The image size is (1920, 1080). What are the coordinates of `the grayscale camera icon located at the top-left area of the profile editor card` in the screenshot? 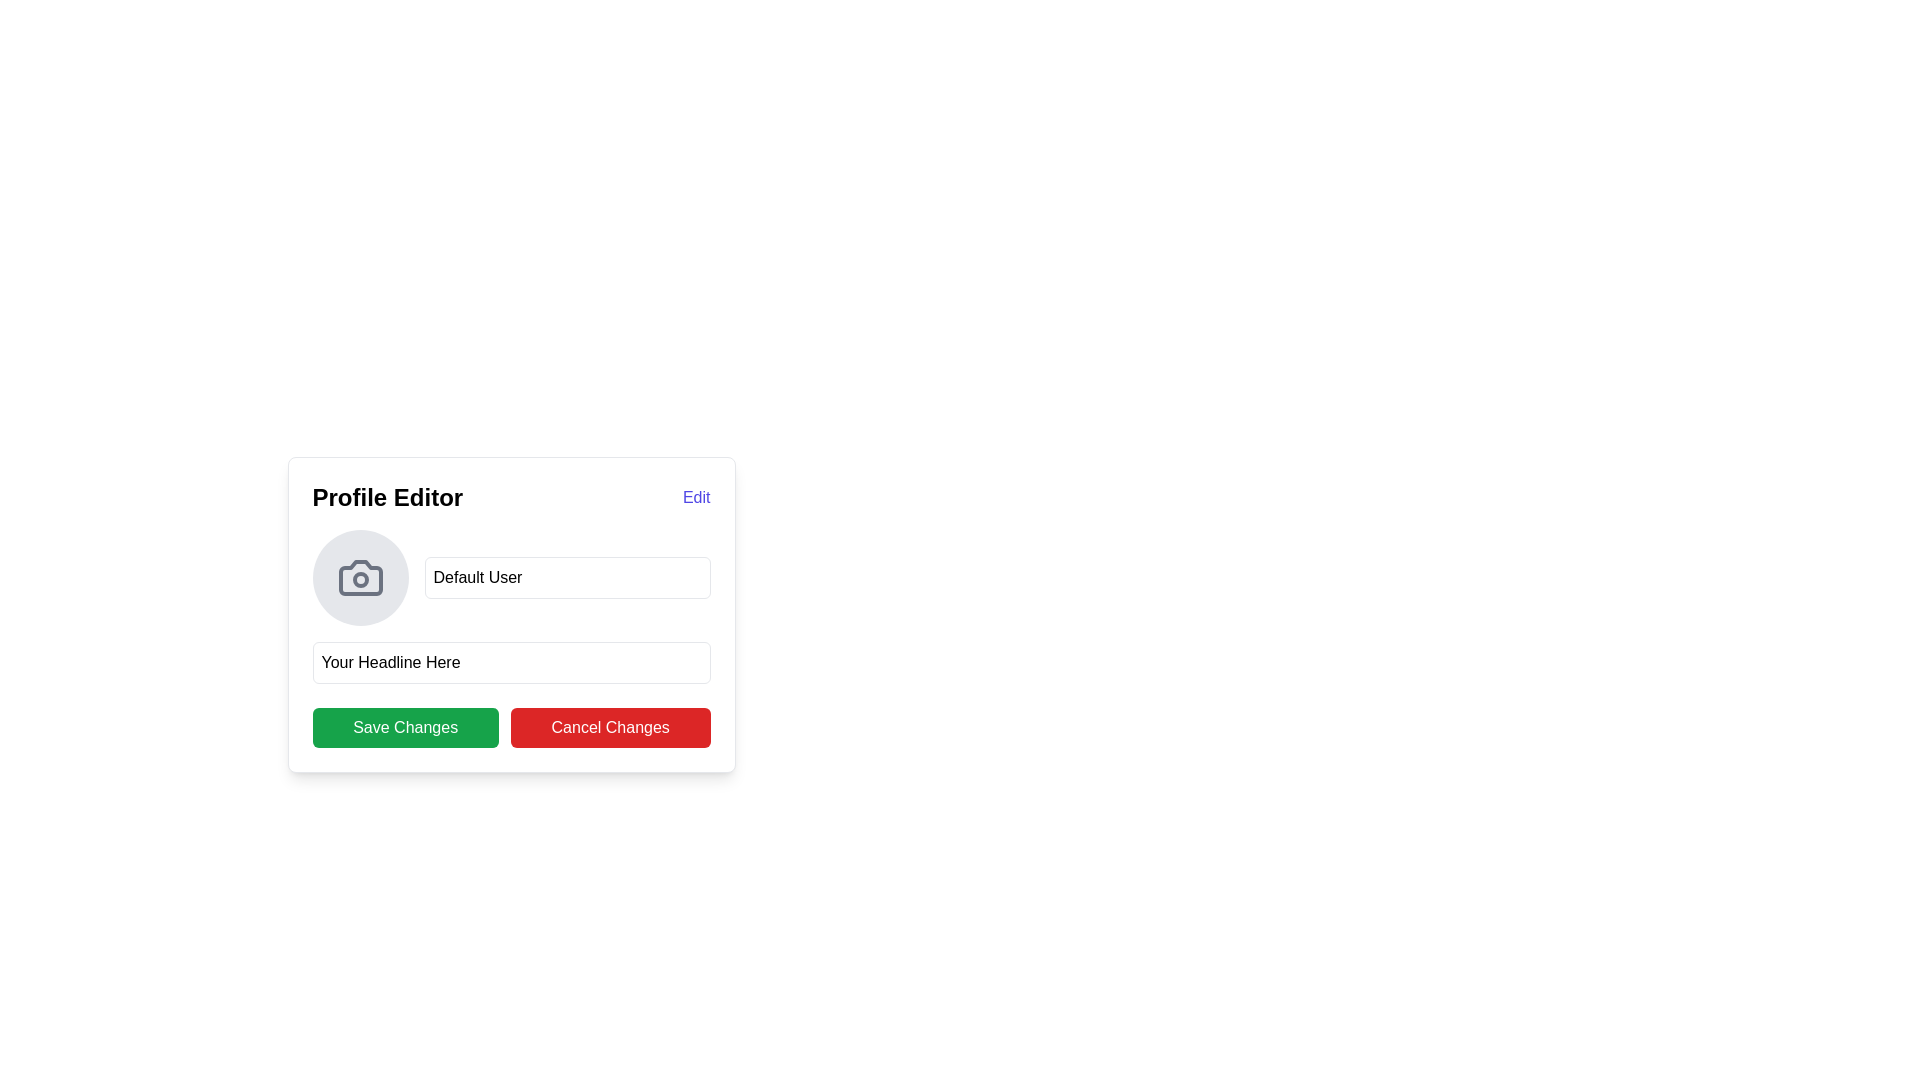 It's located at (360, 578).